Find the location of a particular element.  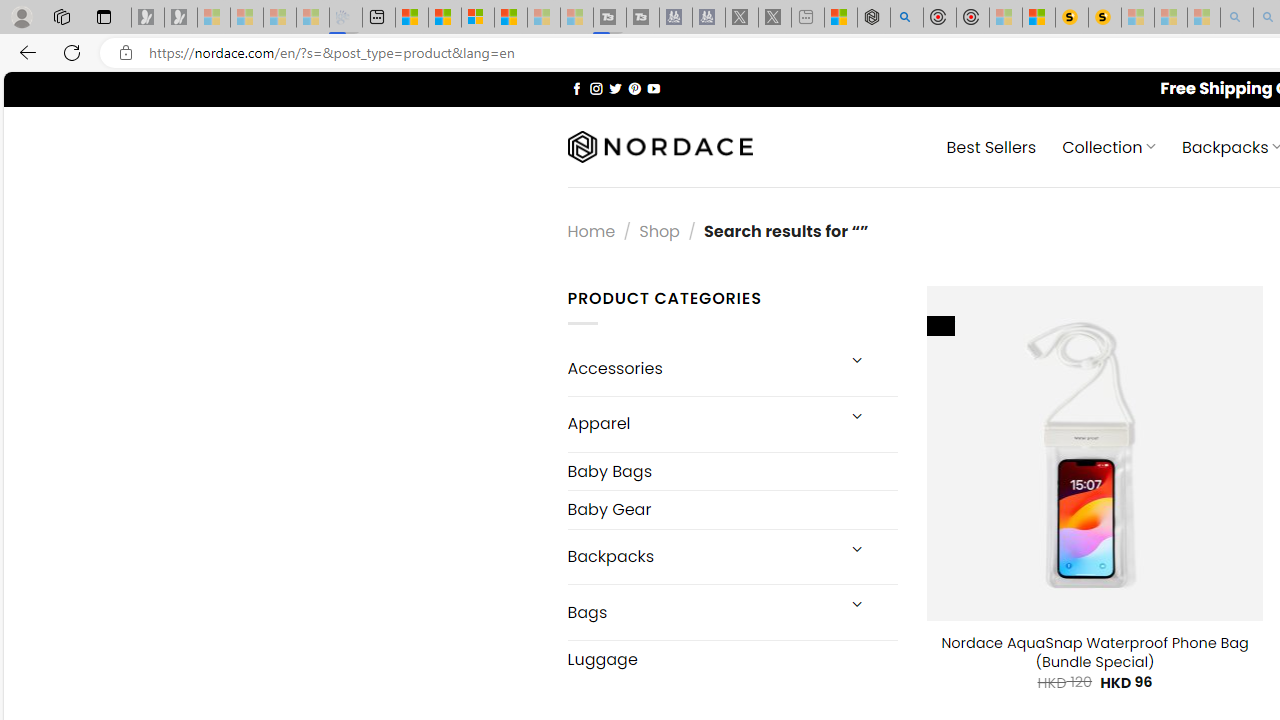

'amazon - Search - Sleeping' is located at coordinates (1236, 17).